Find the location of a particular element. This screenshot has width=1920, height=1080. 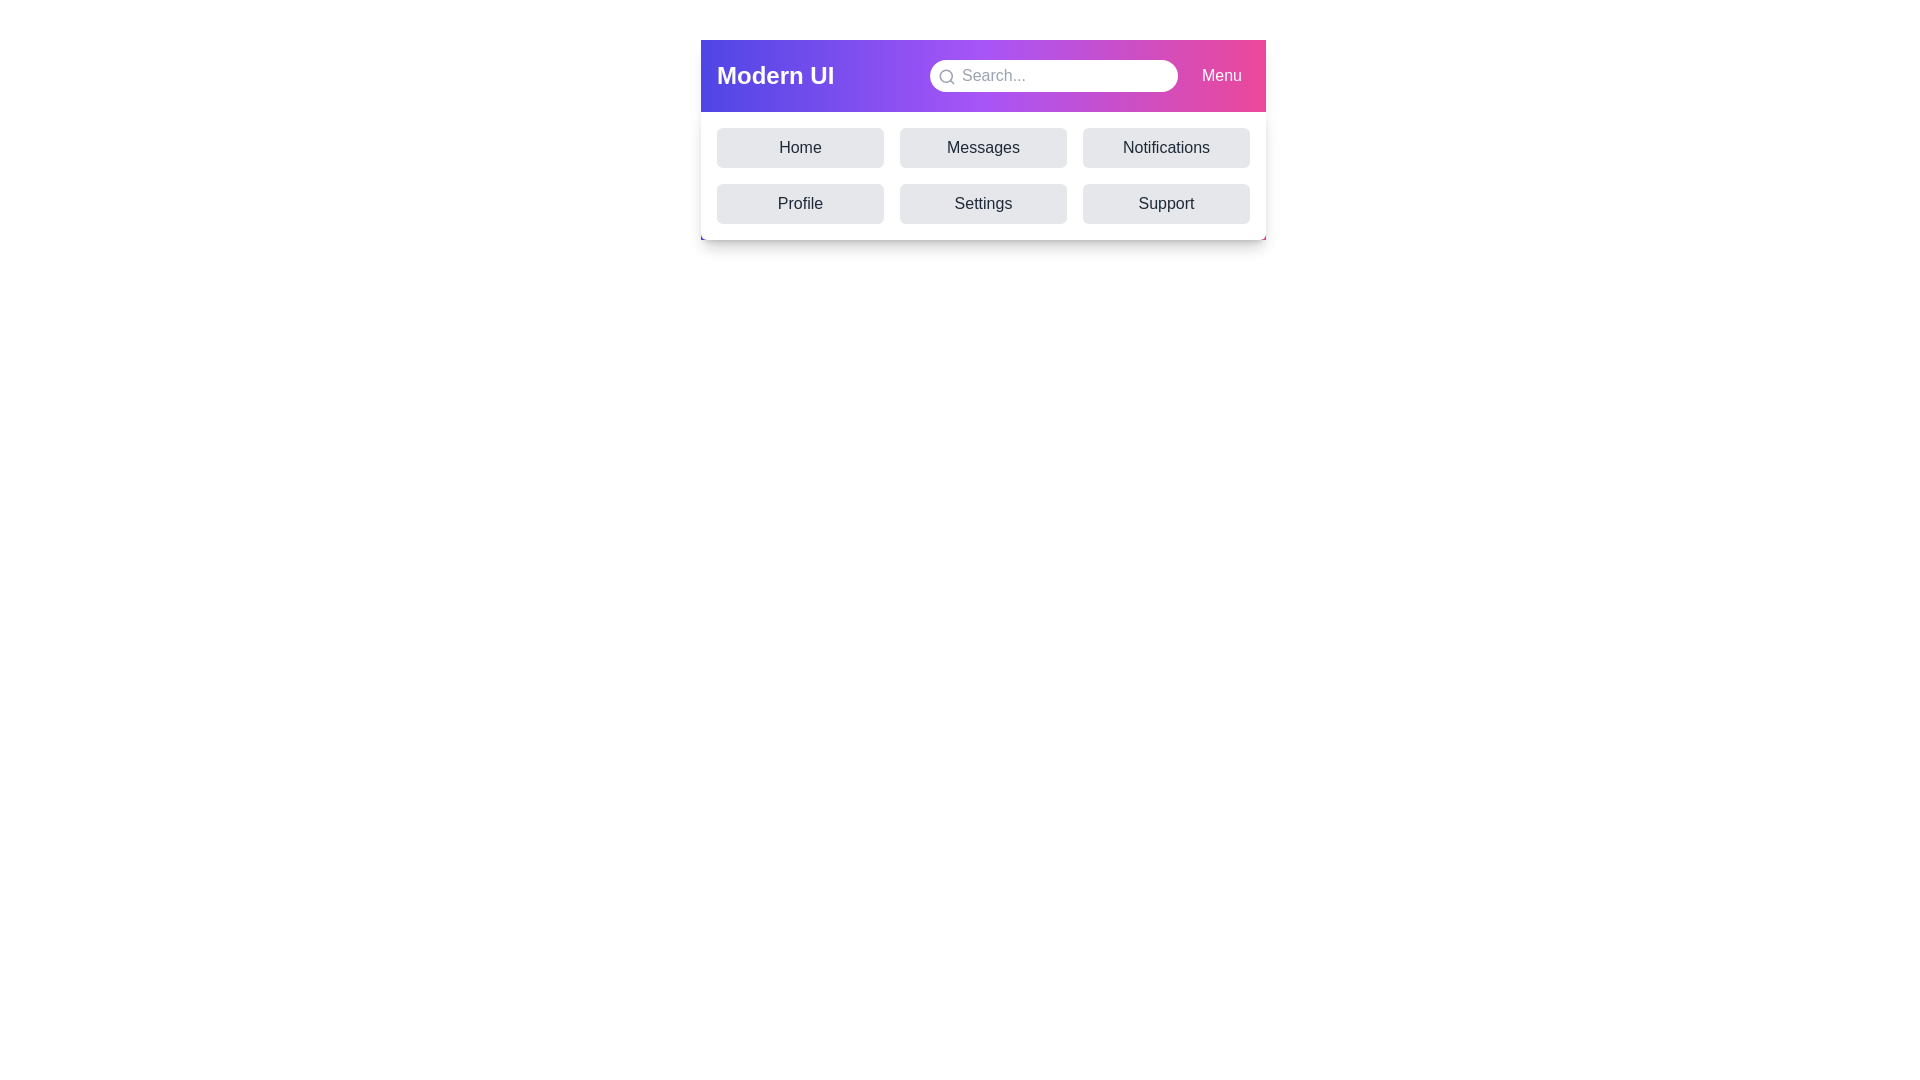

the navigation item Profile to simulate navigation is located at coordinates (800, 204).